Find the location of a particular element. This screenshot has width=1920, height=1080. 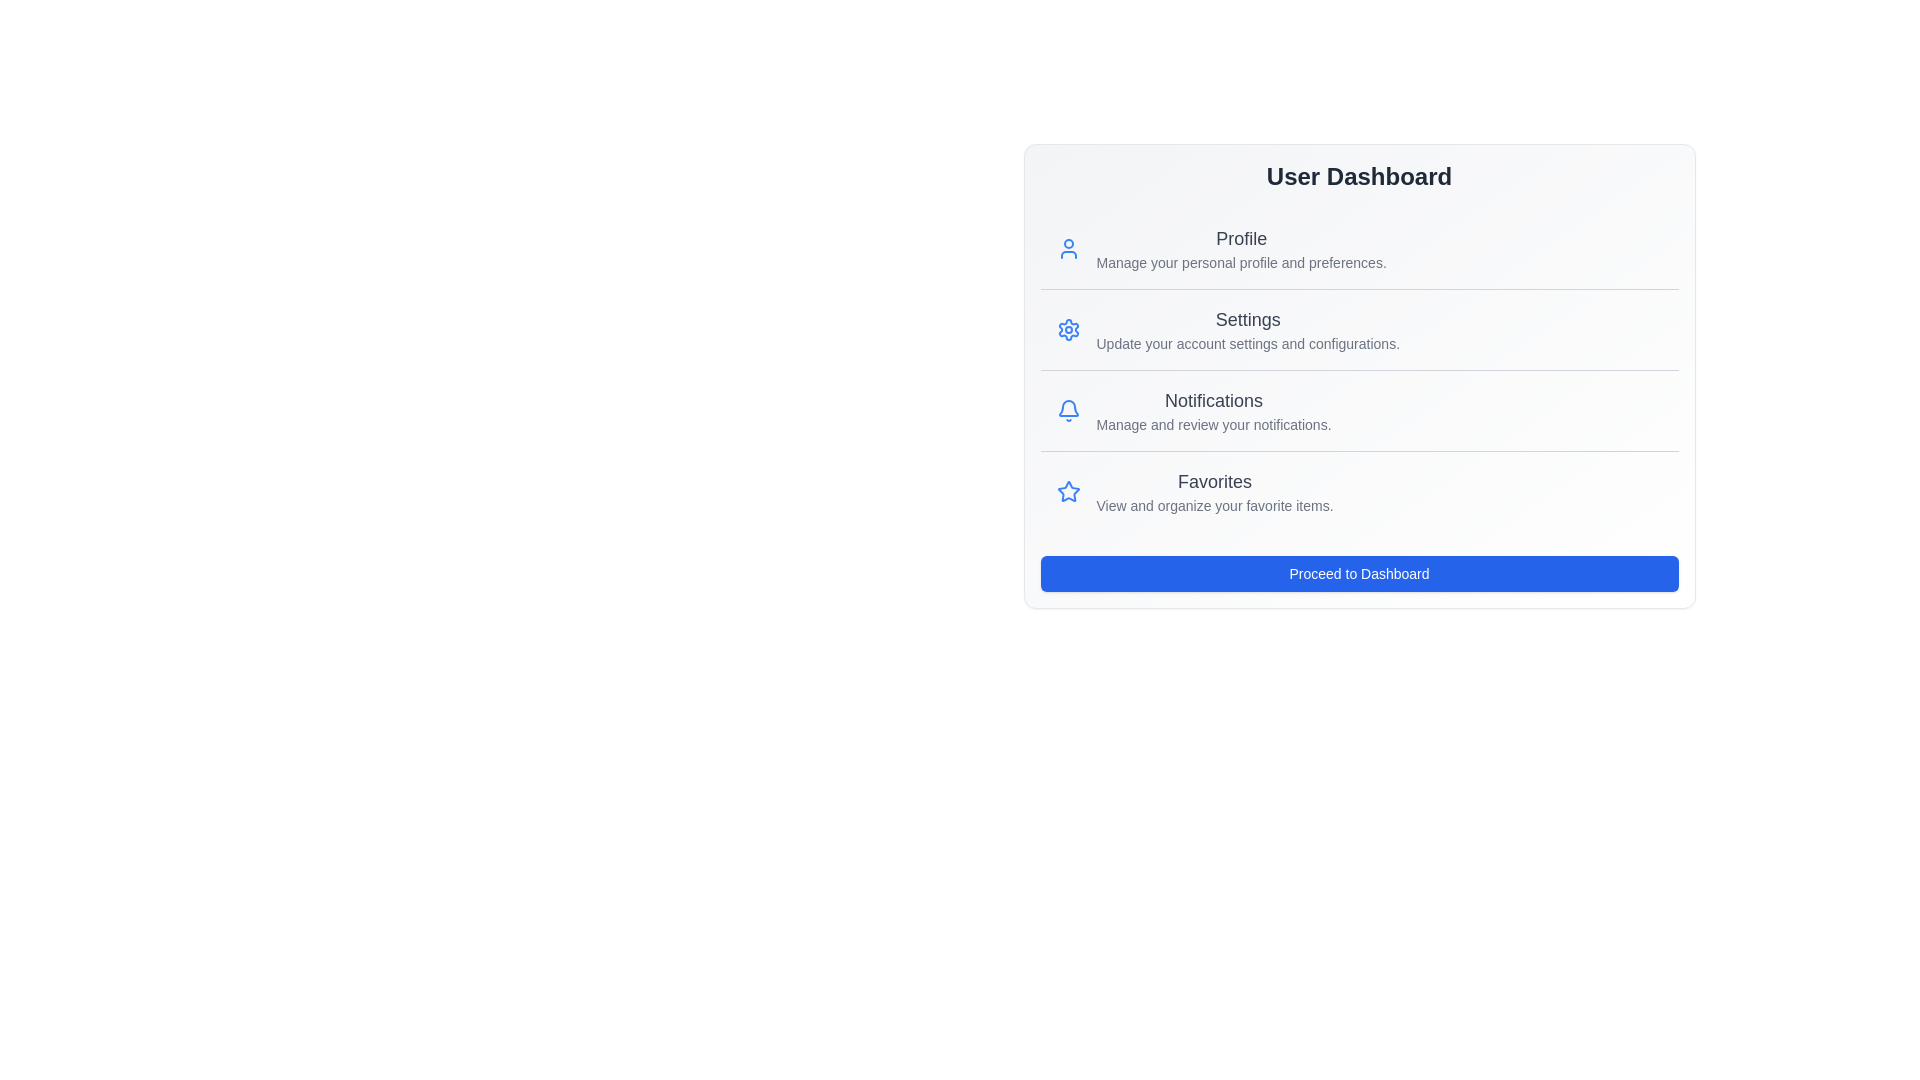

the third list entry in the vertical menu that allows users is located at coordinates (1213, 492).